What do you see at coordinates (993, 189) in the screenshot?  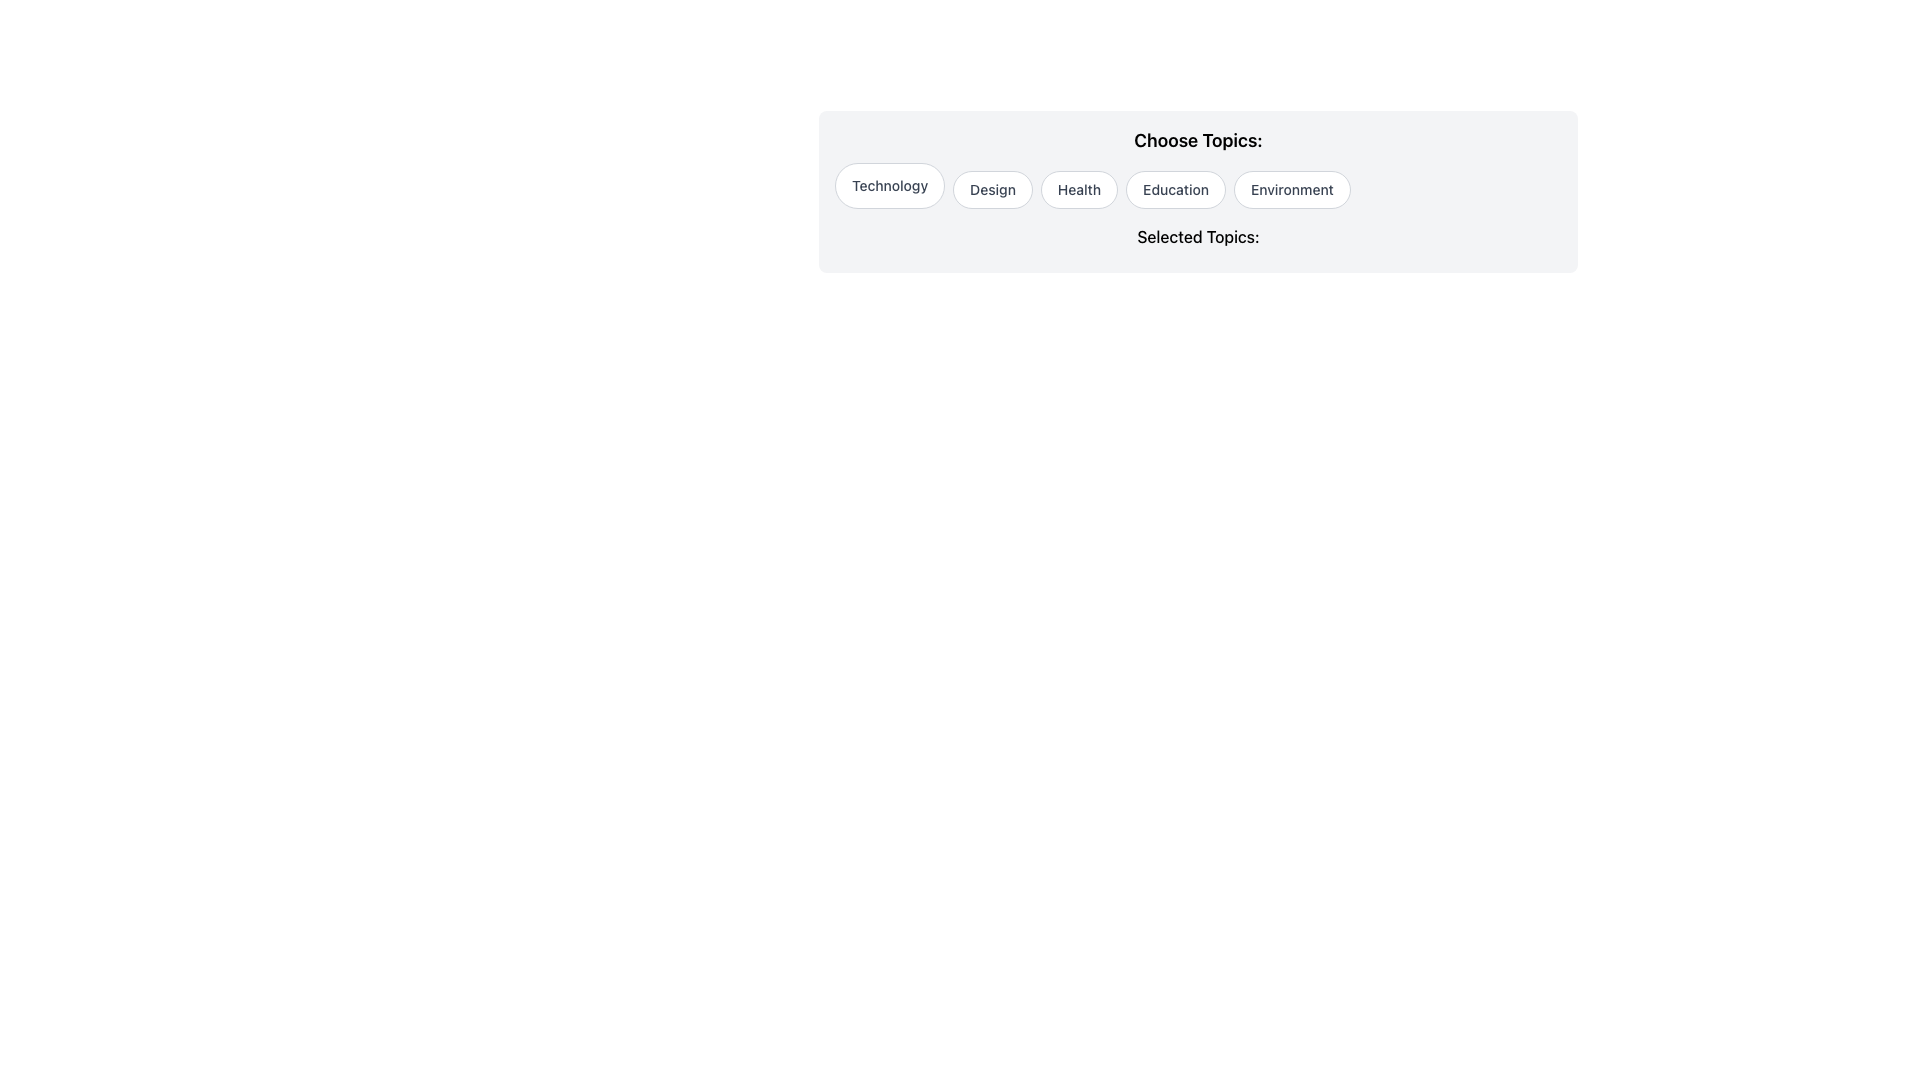 I see `the 'Design' button` at bounding box center [993, 189].